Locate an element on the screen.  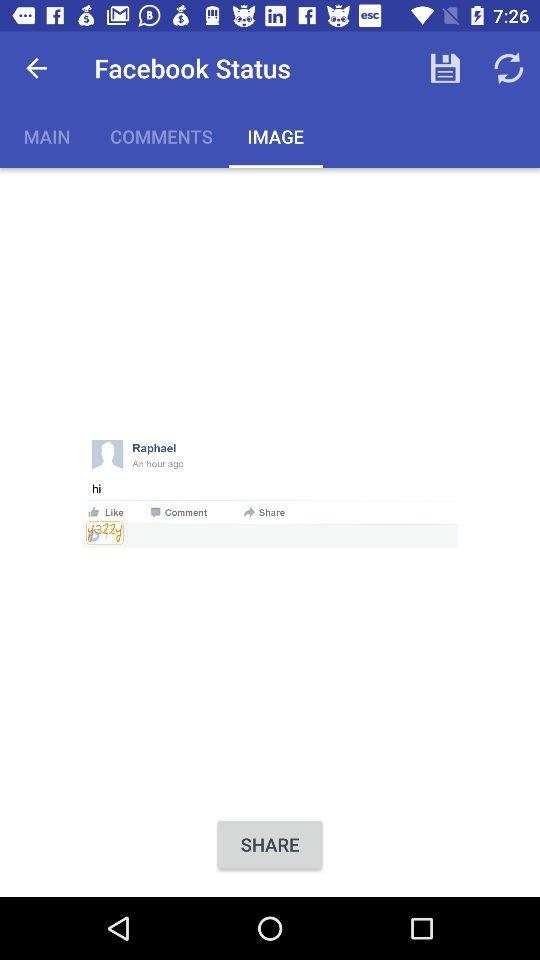
icon to the right of the facebook status is located at coordinates (445, 68).